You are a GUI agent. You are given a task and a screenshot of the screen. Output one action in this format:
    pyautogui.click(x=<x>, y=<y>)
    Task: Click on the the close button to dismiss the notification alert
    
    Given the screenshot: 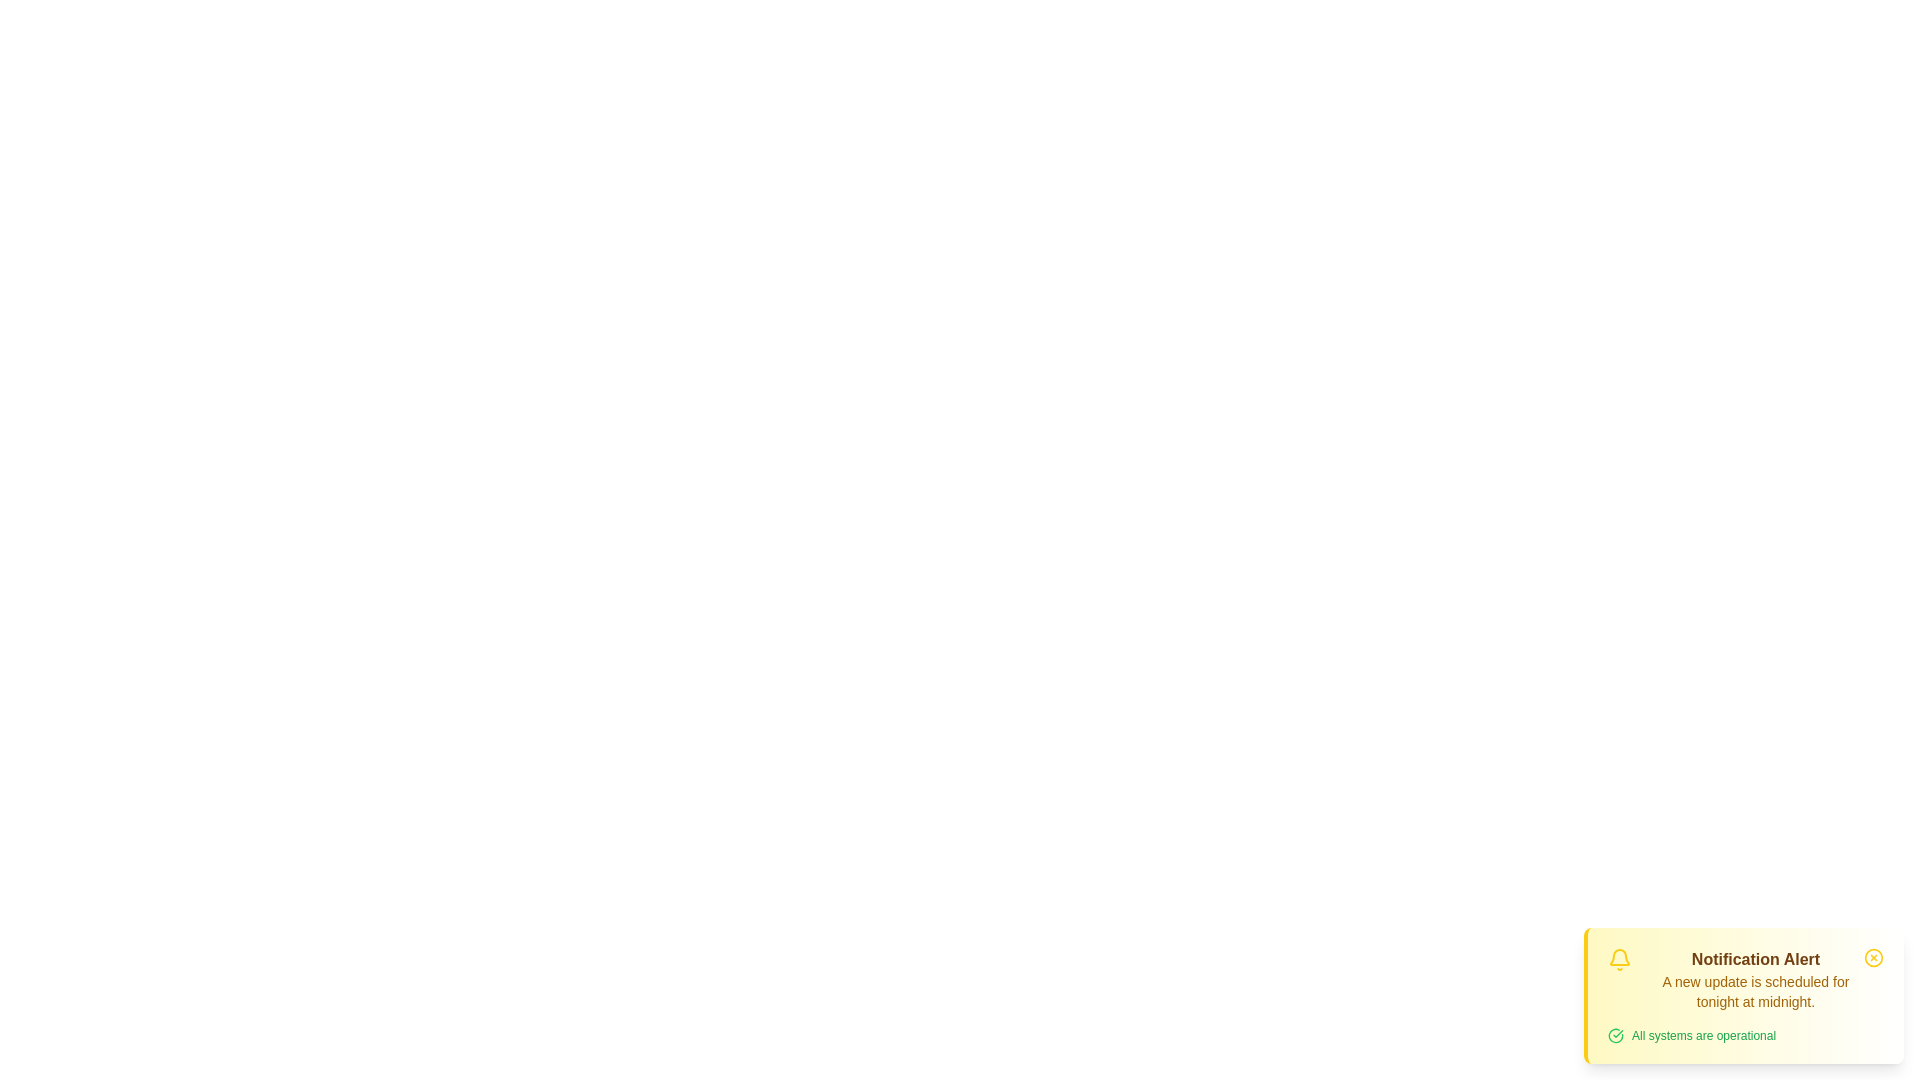 What is the action you would take?
    pyautogui.click(x=1872, y=956)
    